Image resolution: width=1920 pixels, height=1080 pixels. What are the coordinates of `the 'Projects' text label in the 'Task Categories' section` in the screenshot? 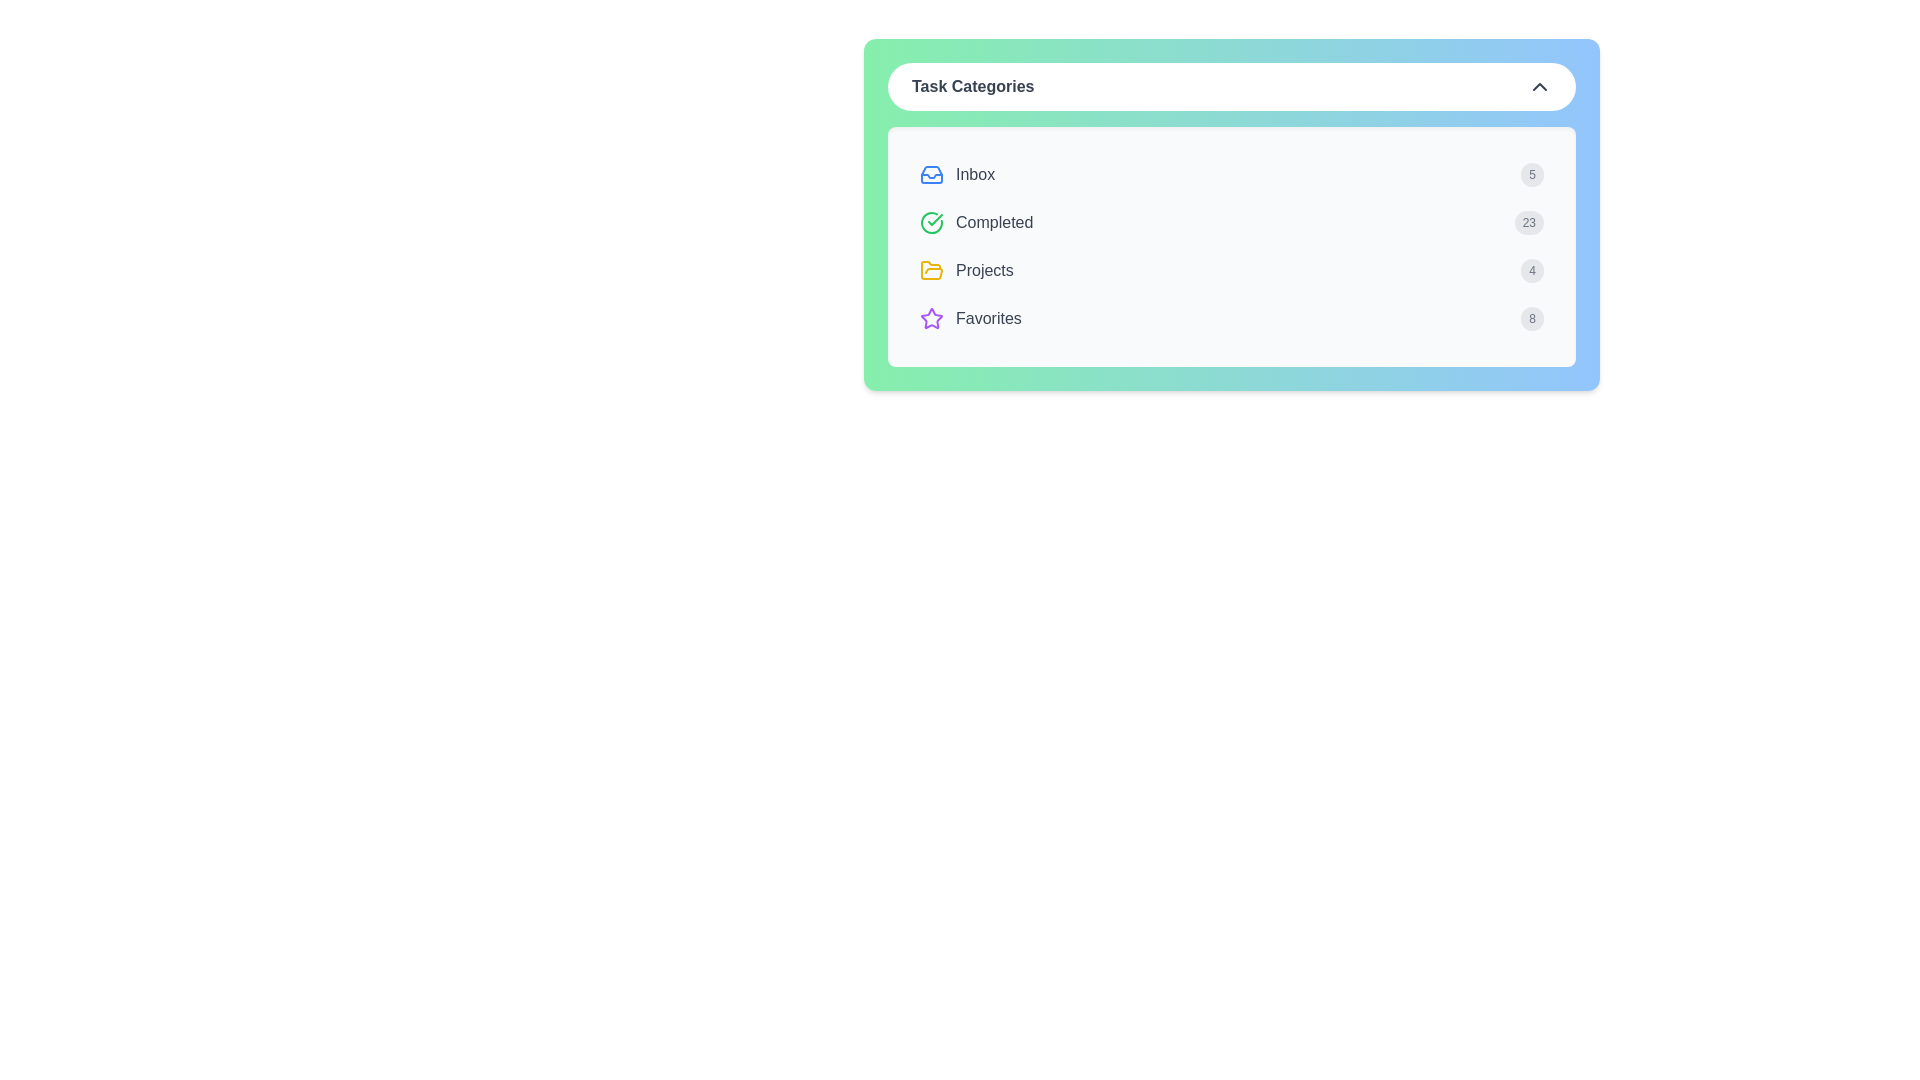 It's located at (984, 270).